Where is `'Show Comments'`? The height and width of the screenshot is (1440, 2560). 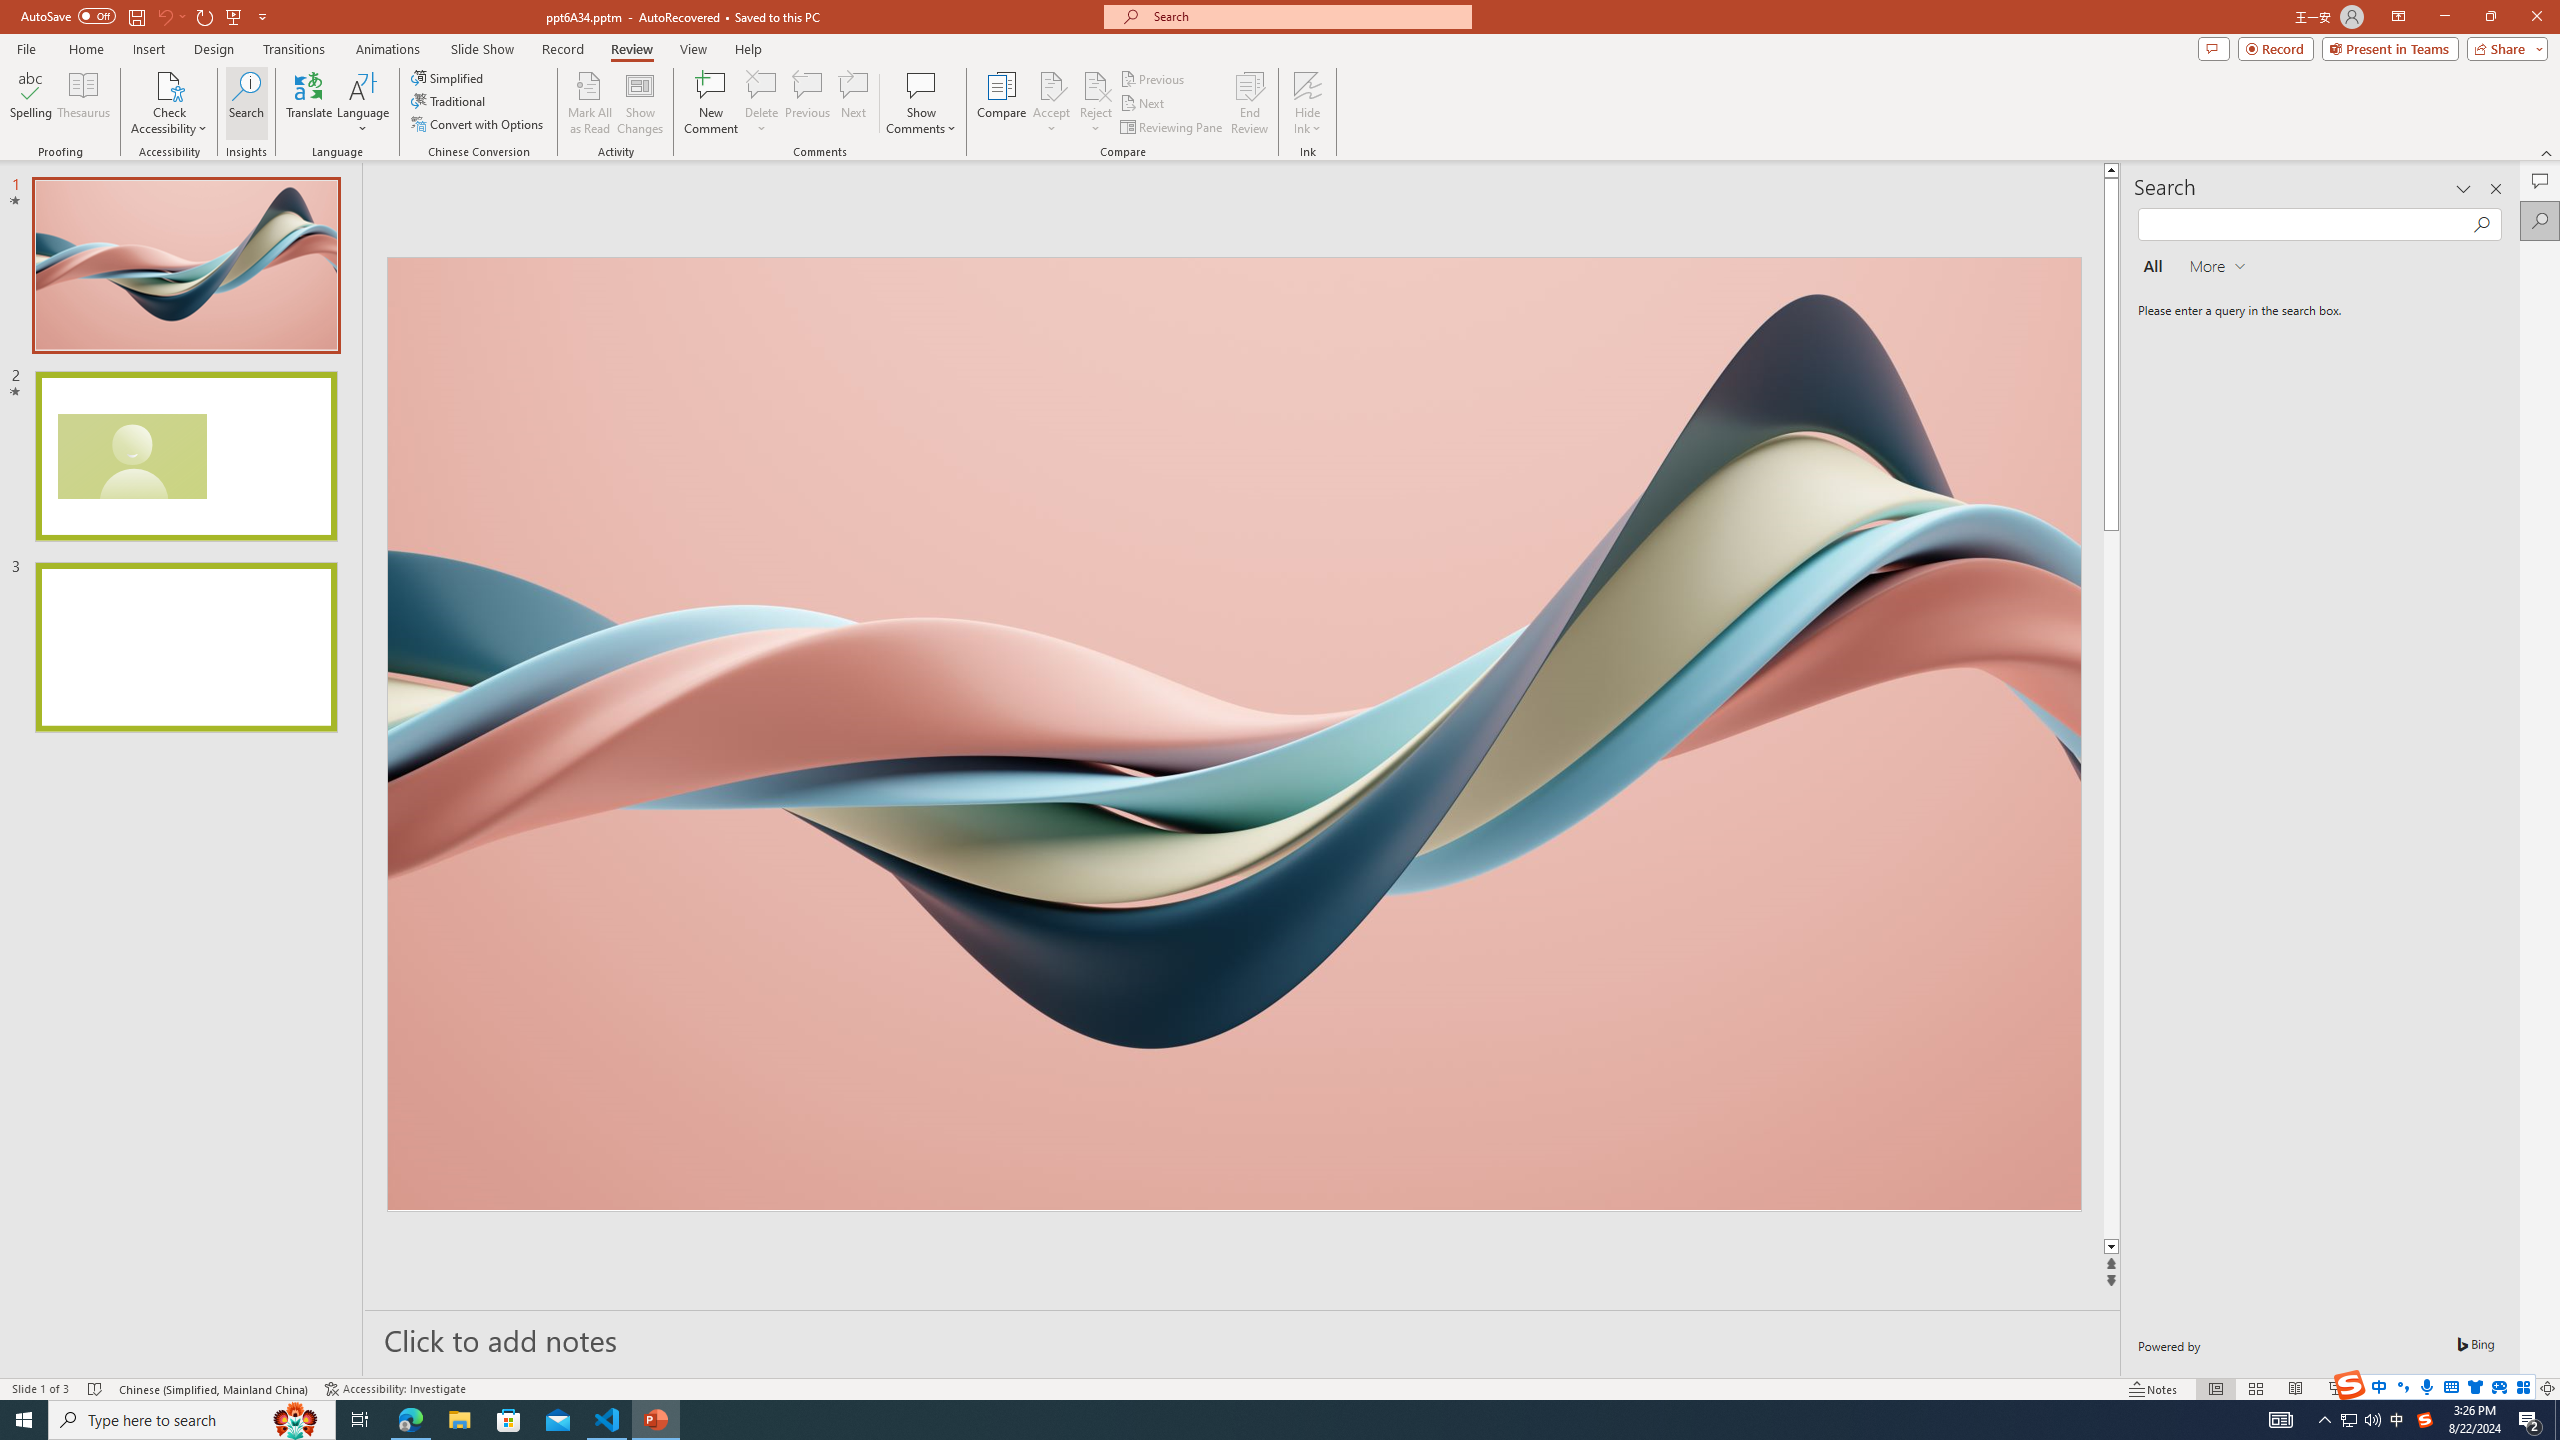 'Show Comments' is located at coordinates (921, 103).